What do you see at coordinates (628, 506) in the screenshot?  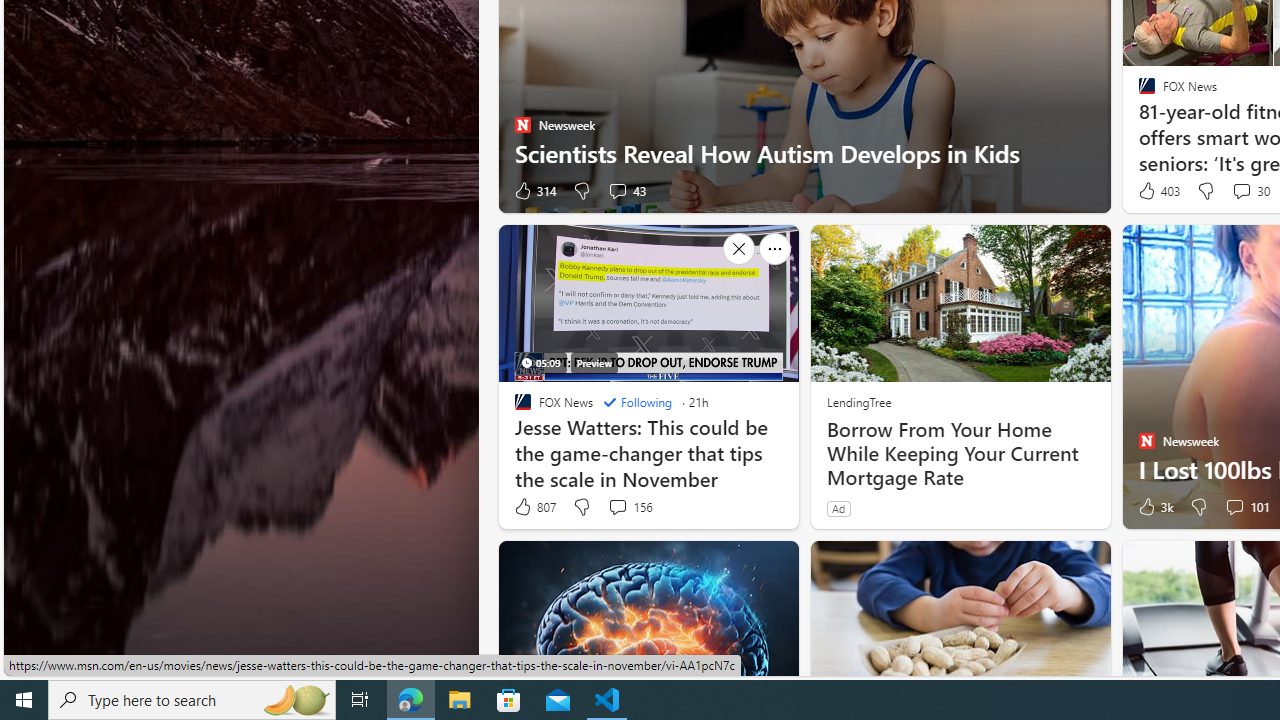 I see `'View comments 156 Comment'` at bounding box center [628, 506].